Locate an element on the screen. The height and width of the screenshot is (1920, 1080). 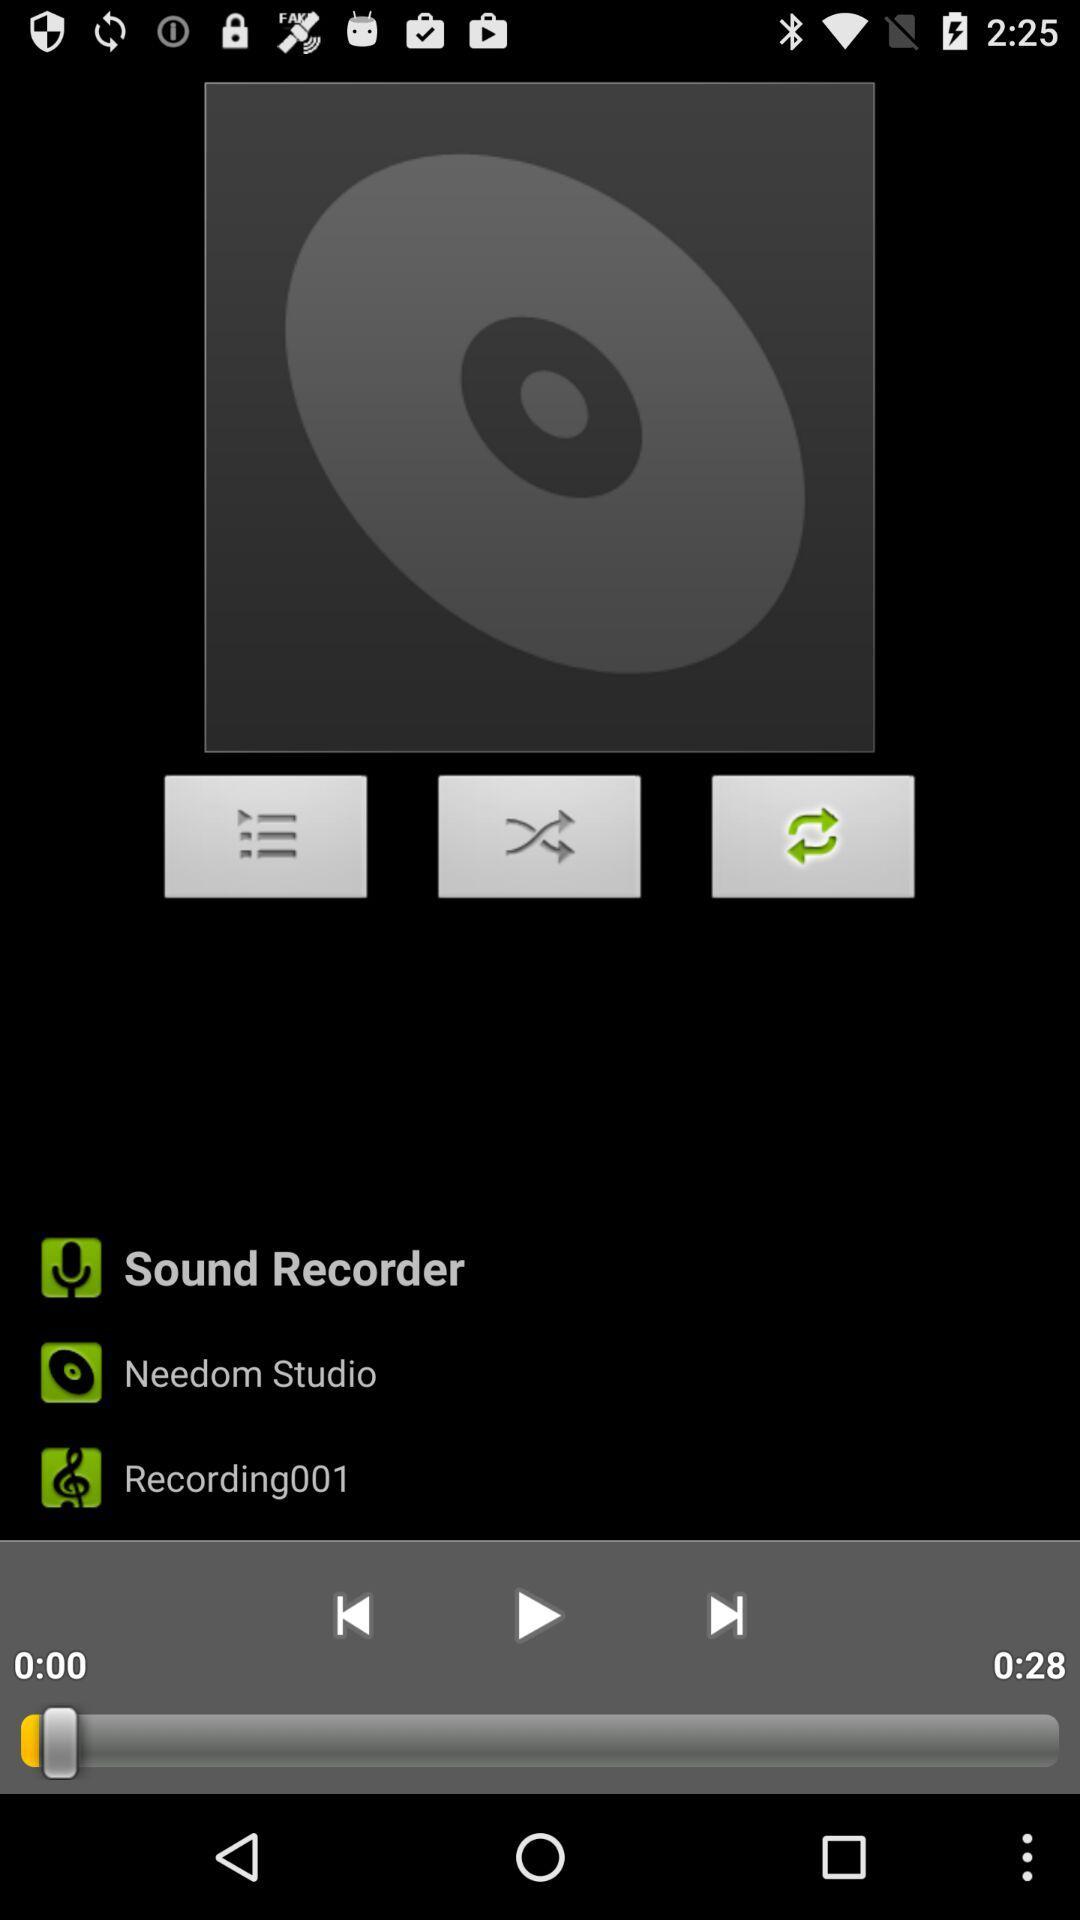
the skip_previous icon is located at coordinates (351, 1727).